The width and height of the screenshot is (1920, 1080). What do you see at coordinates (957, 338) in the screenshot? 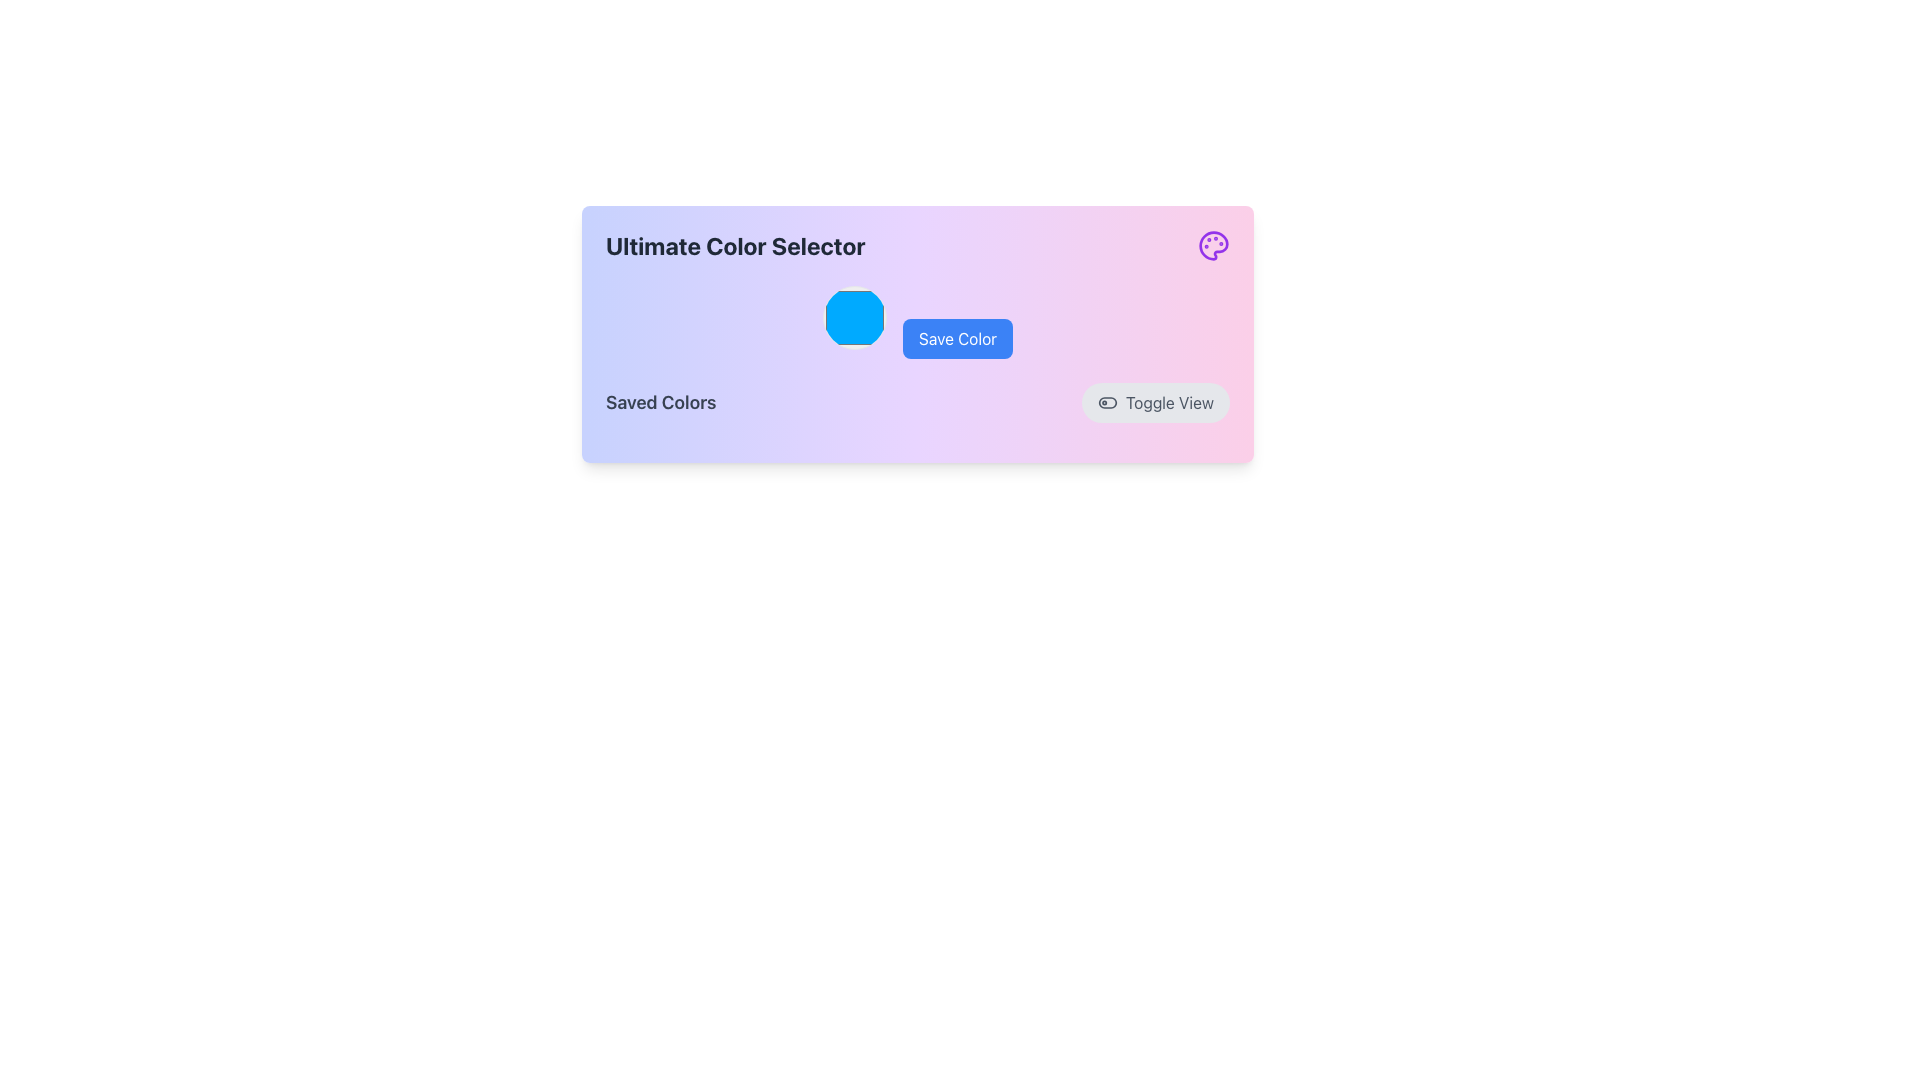
I see `the button located to the right of the circular color selector` at bounding box center [957, 338].